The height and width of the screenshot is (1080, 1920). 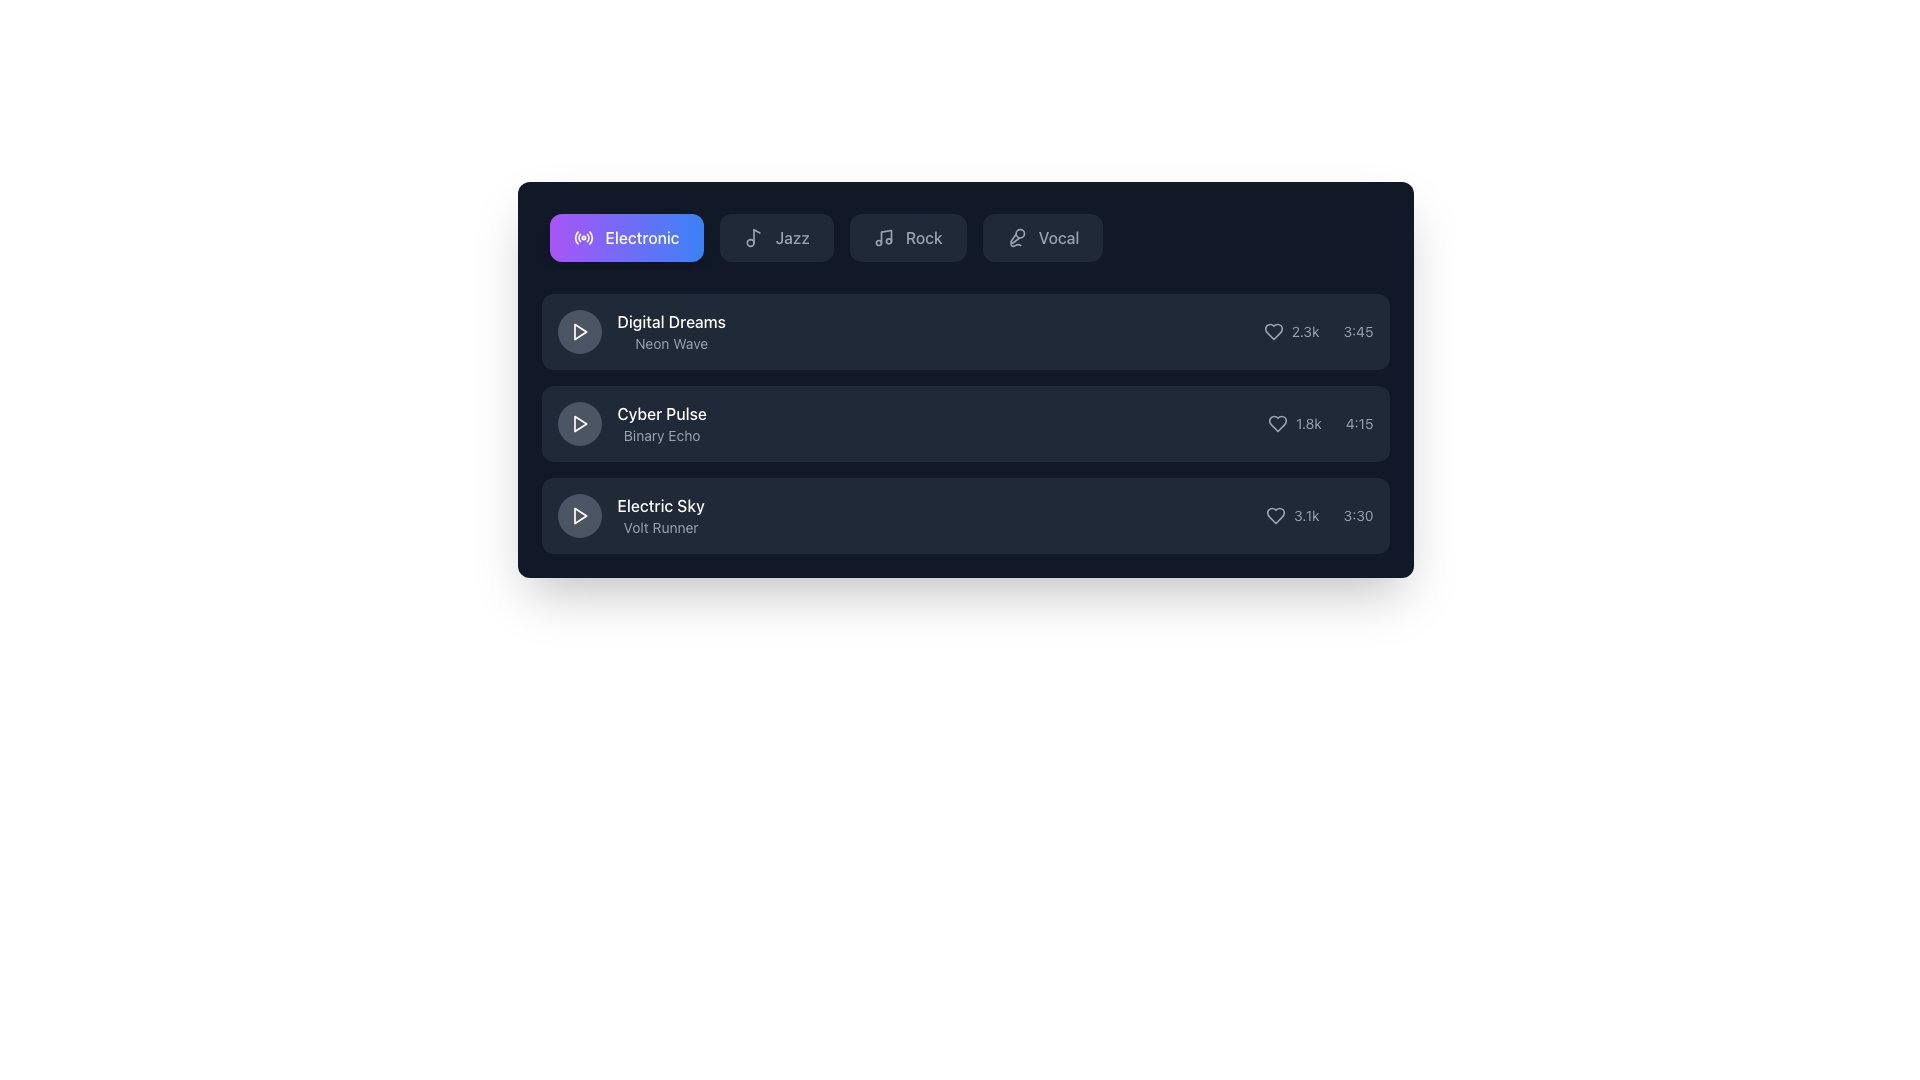 I want to click on the circular play button with a gray background and white play icon located next to the title 'Electric Sky' to play the song, so click(x=578, y=515).